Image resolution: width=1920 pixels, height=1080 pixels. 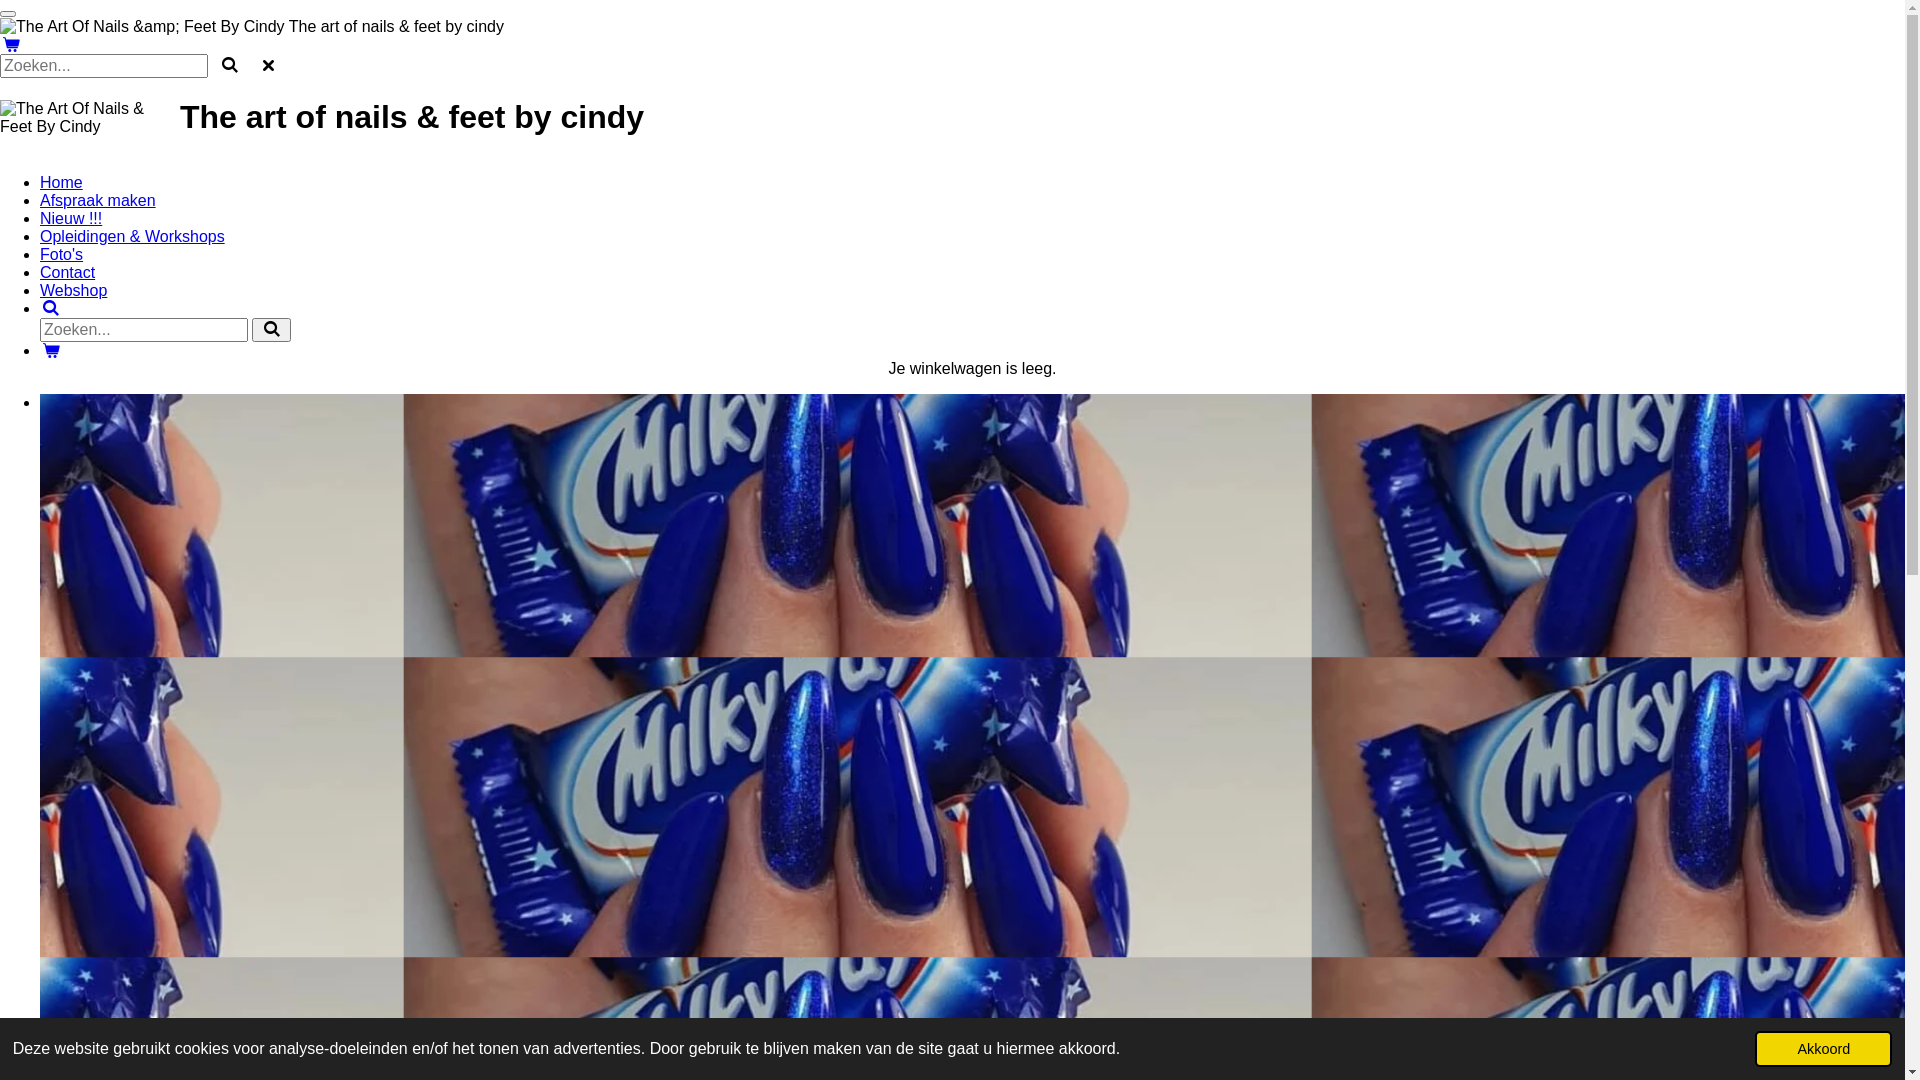 I want to click on 'Nieuw !!!', so click(x=71, y=218).